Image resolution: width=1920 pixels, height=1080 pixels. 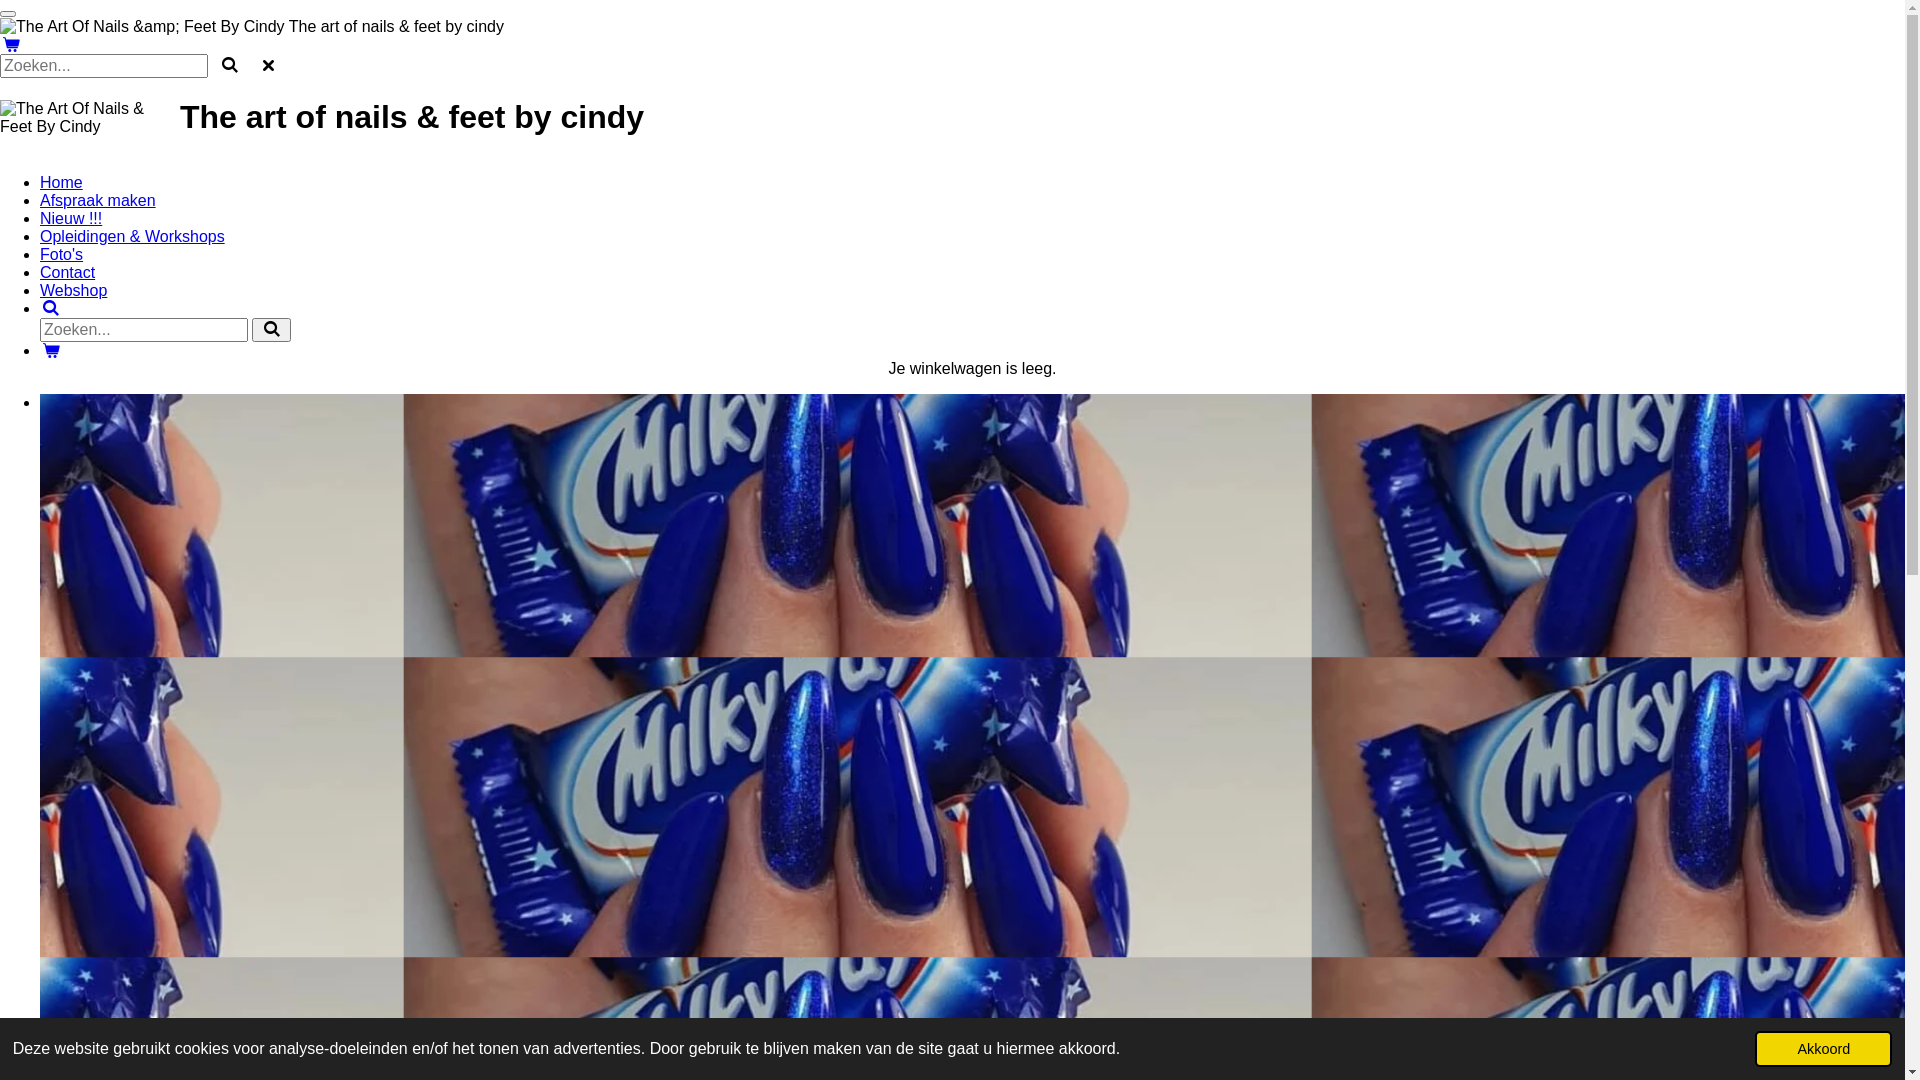 I want to click on 'Nieuw !!!', so click(x=71, y=218).